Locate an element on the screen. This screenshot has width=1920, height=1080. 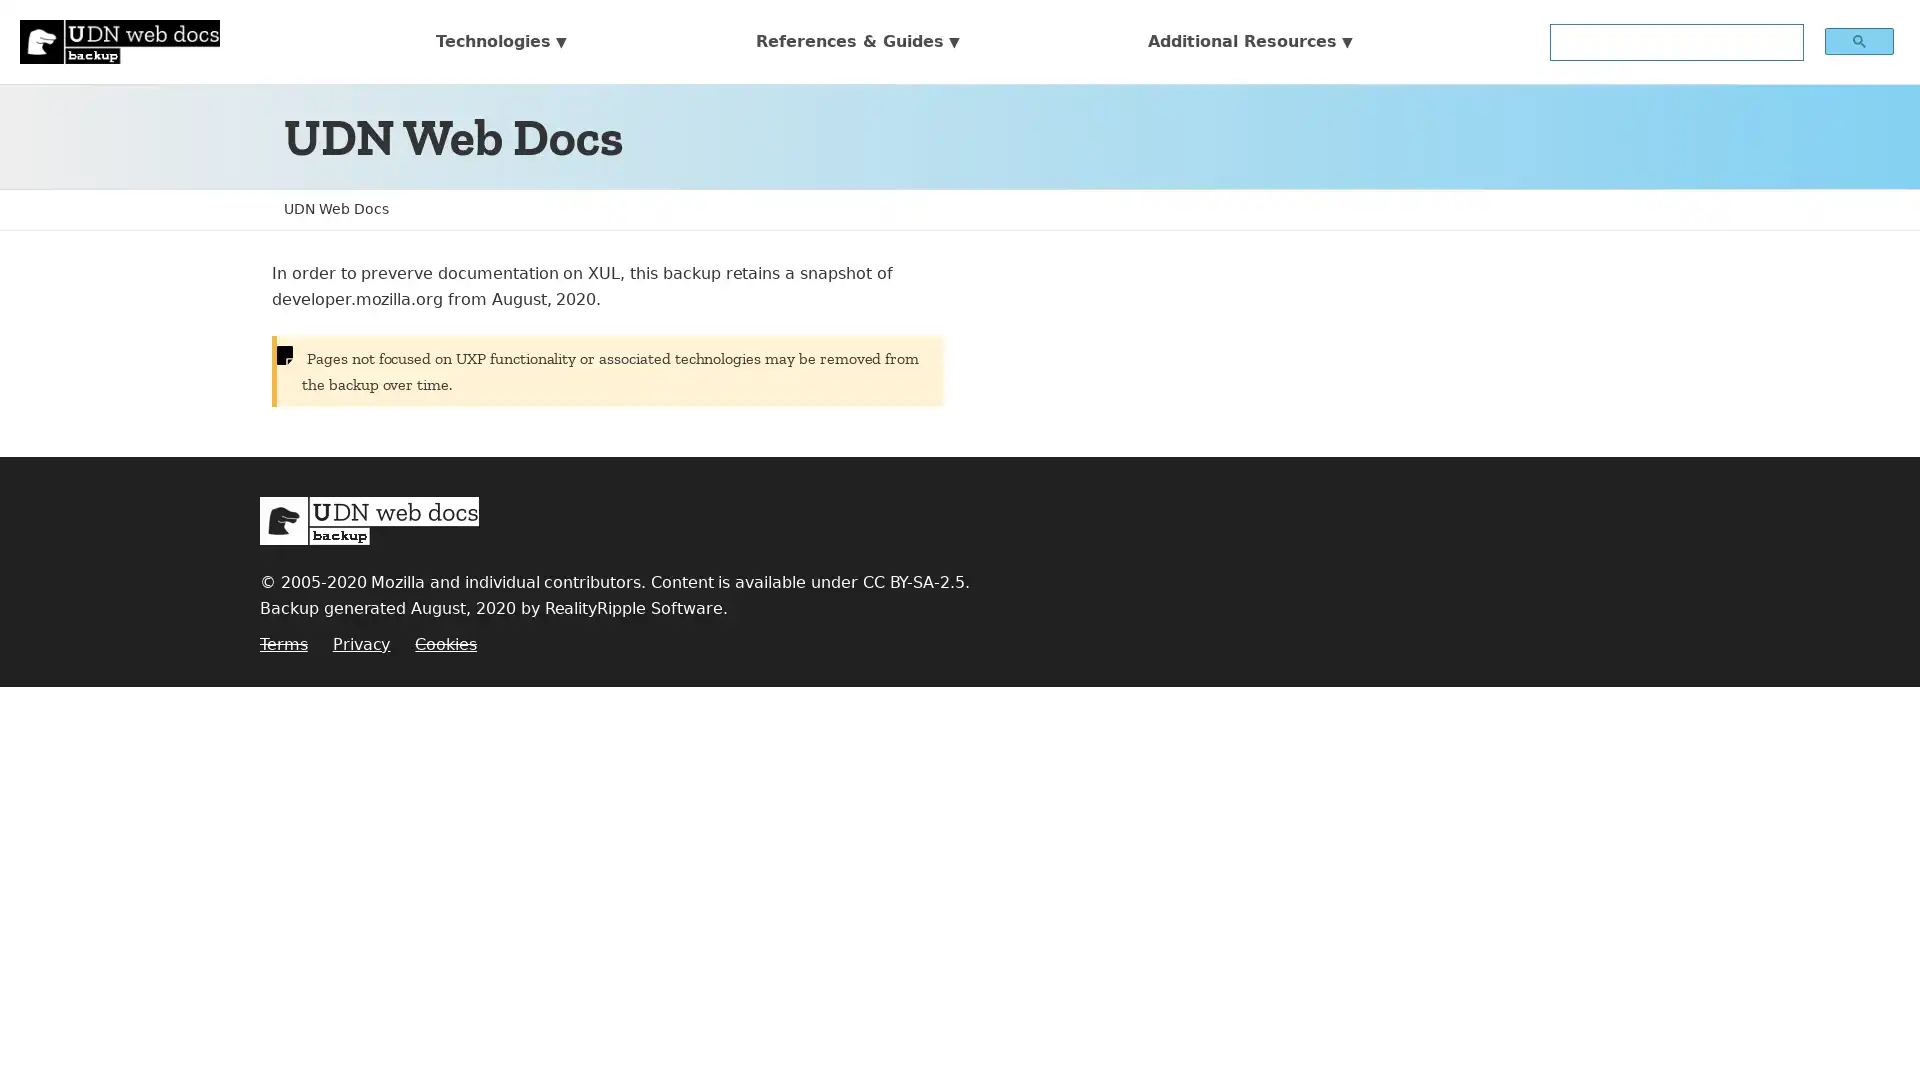
search is located at coordinates (1857, 40).